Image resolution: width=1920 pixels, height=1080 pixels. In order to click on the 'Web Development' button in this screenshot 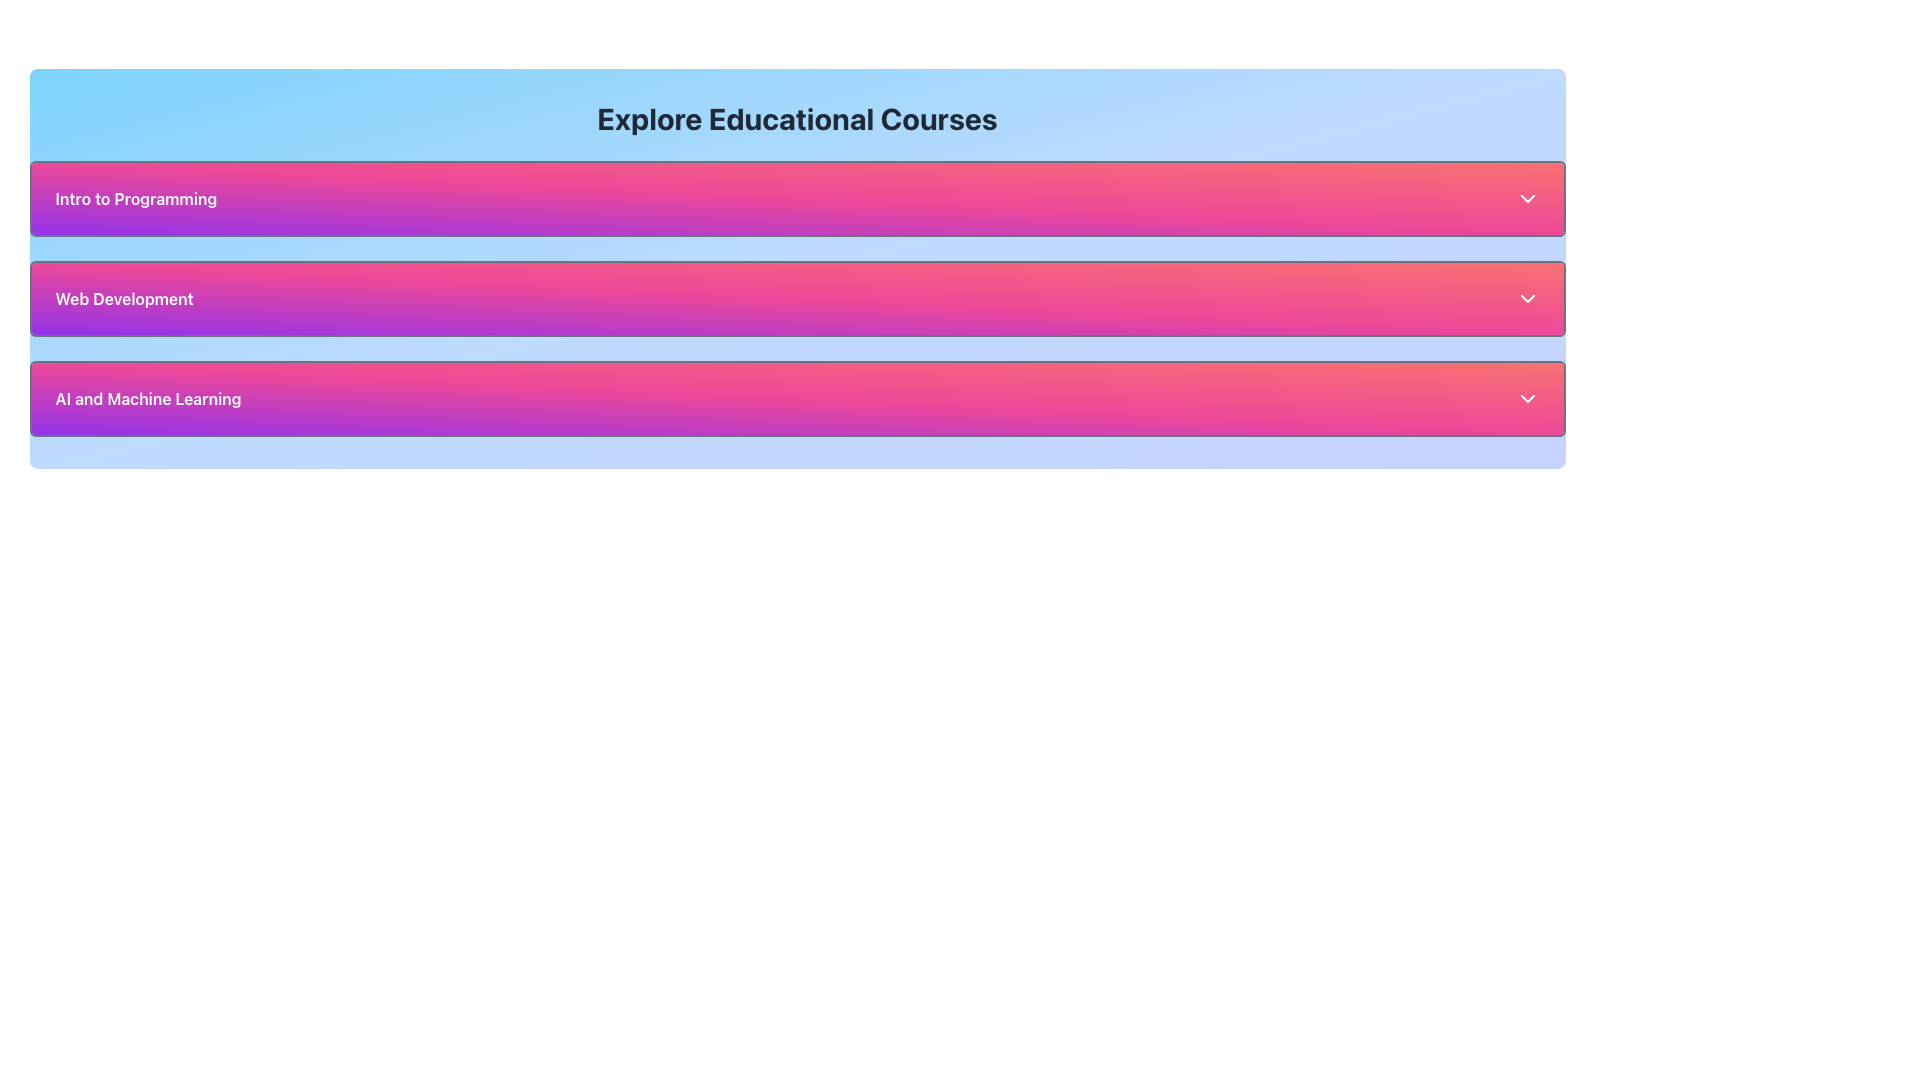, I will do `click(796, 299)`.